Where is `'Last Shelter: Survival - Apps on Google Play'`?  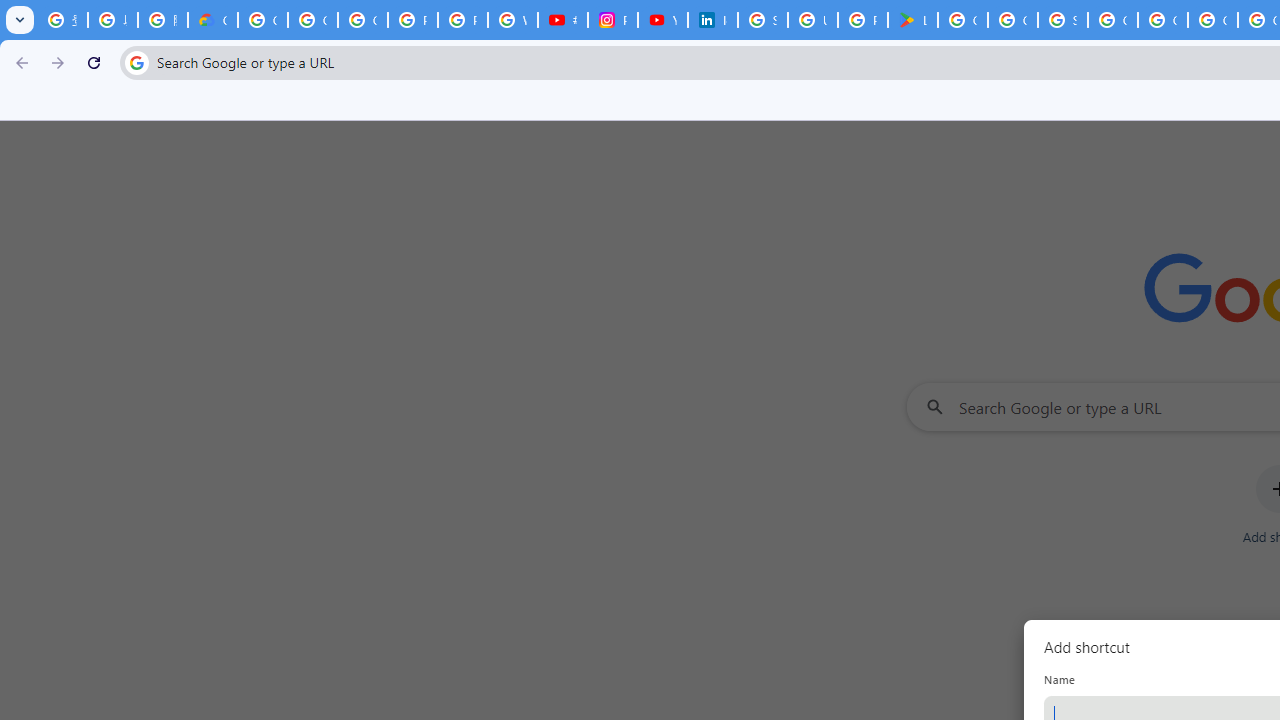 'Last Shelter: Survival - Apps on Google Play' is located at coordinates (912, 20).